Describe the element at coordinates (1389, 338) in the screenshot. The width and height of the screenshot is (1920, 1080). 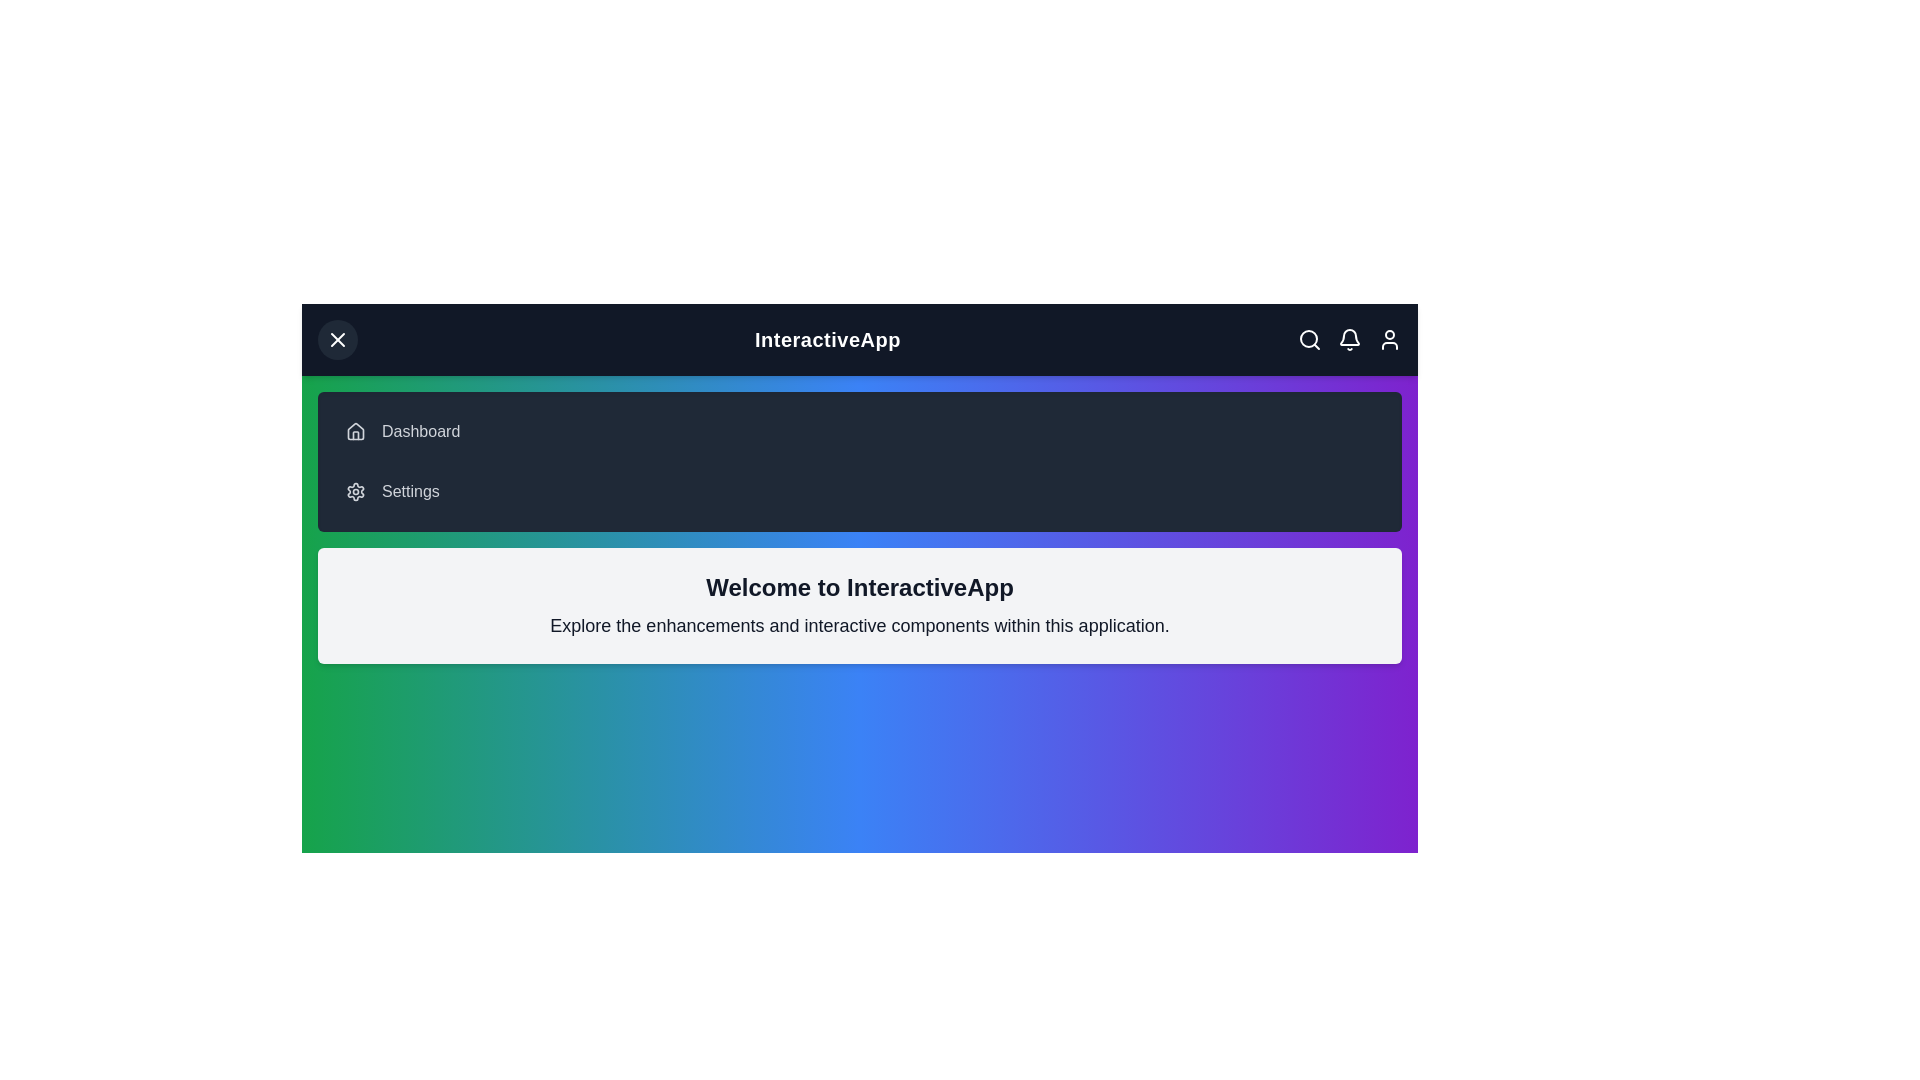
I see `the user profile icon to open the user menu` at that location.